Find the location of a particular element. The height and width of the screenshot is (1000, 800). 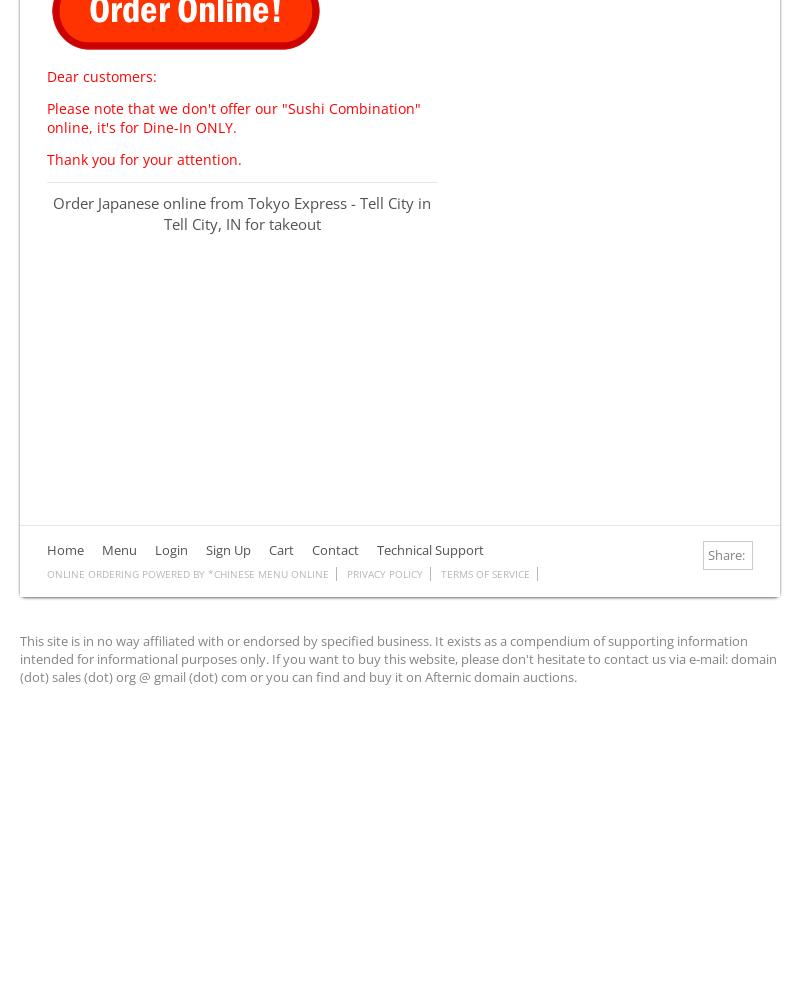

'This site is in no way affiliated with or endorsed by specified business. It exists as a compendium of supporting information intended for informational purposes only.
If you want to buy this website, please don't hesitate to contact us via e-mail: domain (dot) sales (dot) org @ gmail (dot) com or you can find and buy it on Afternic domain auctions.' is located at coordinates (20, 658).